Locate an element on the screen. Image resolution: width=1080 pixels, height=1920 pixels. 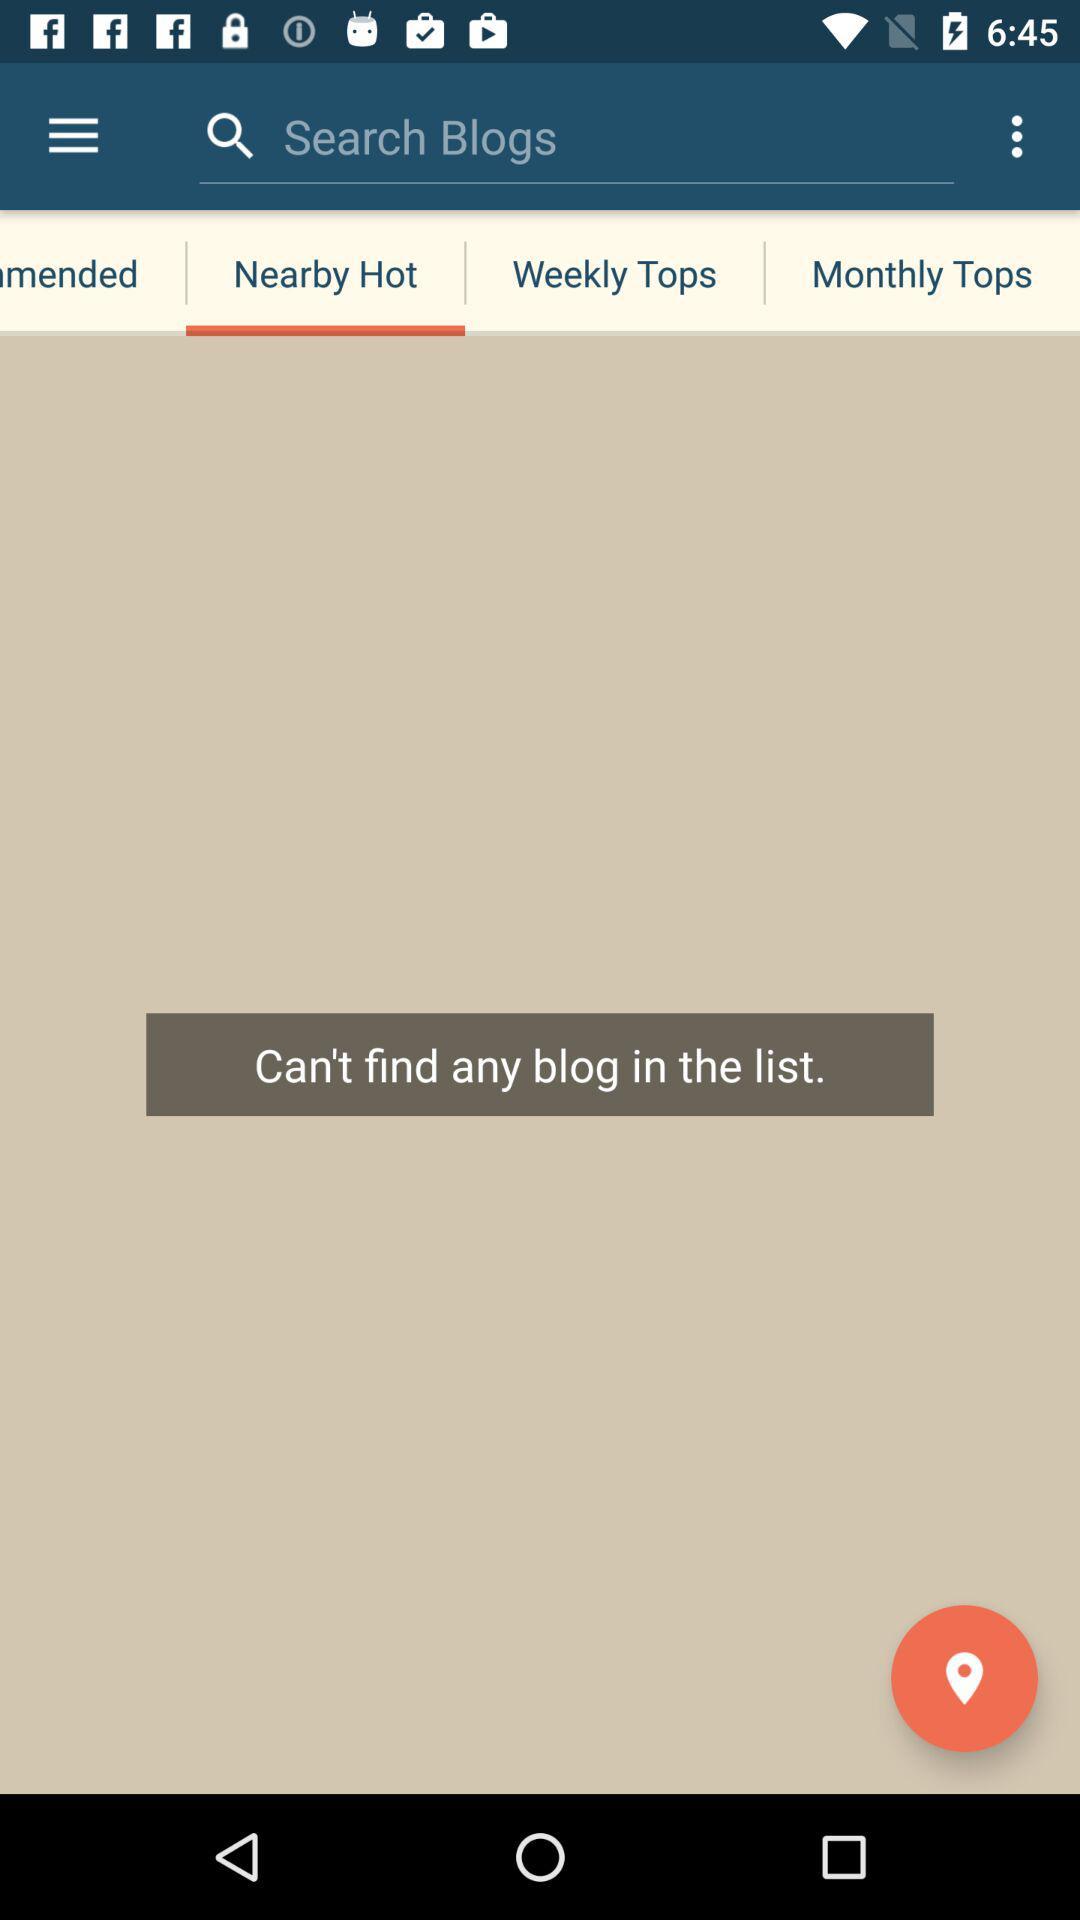
the location icon is located at coordinates (963, 1678).